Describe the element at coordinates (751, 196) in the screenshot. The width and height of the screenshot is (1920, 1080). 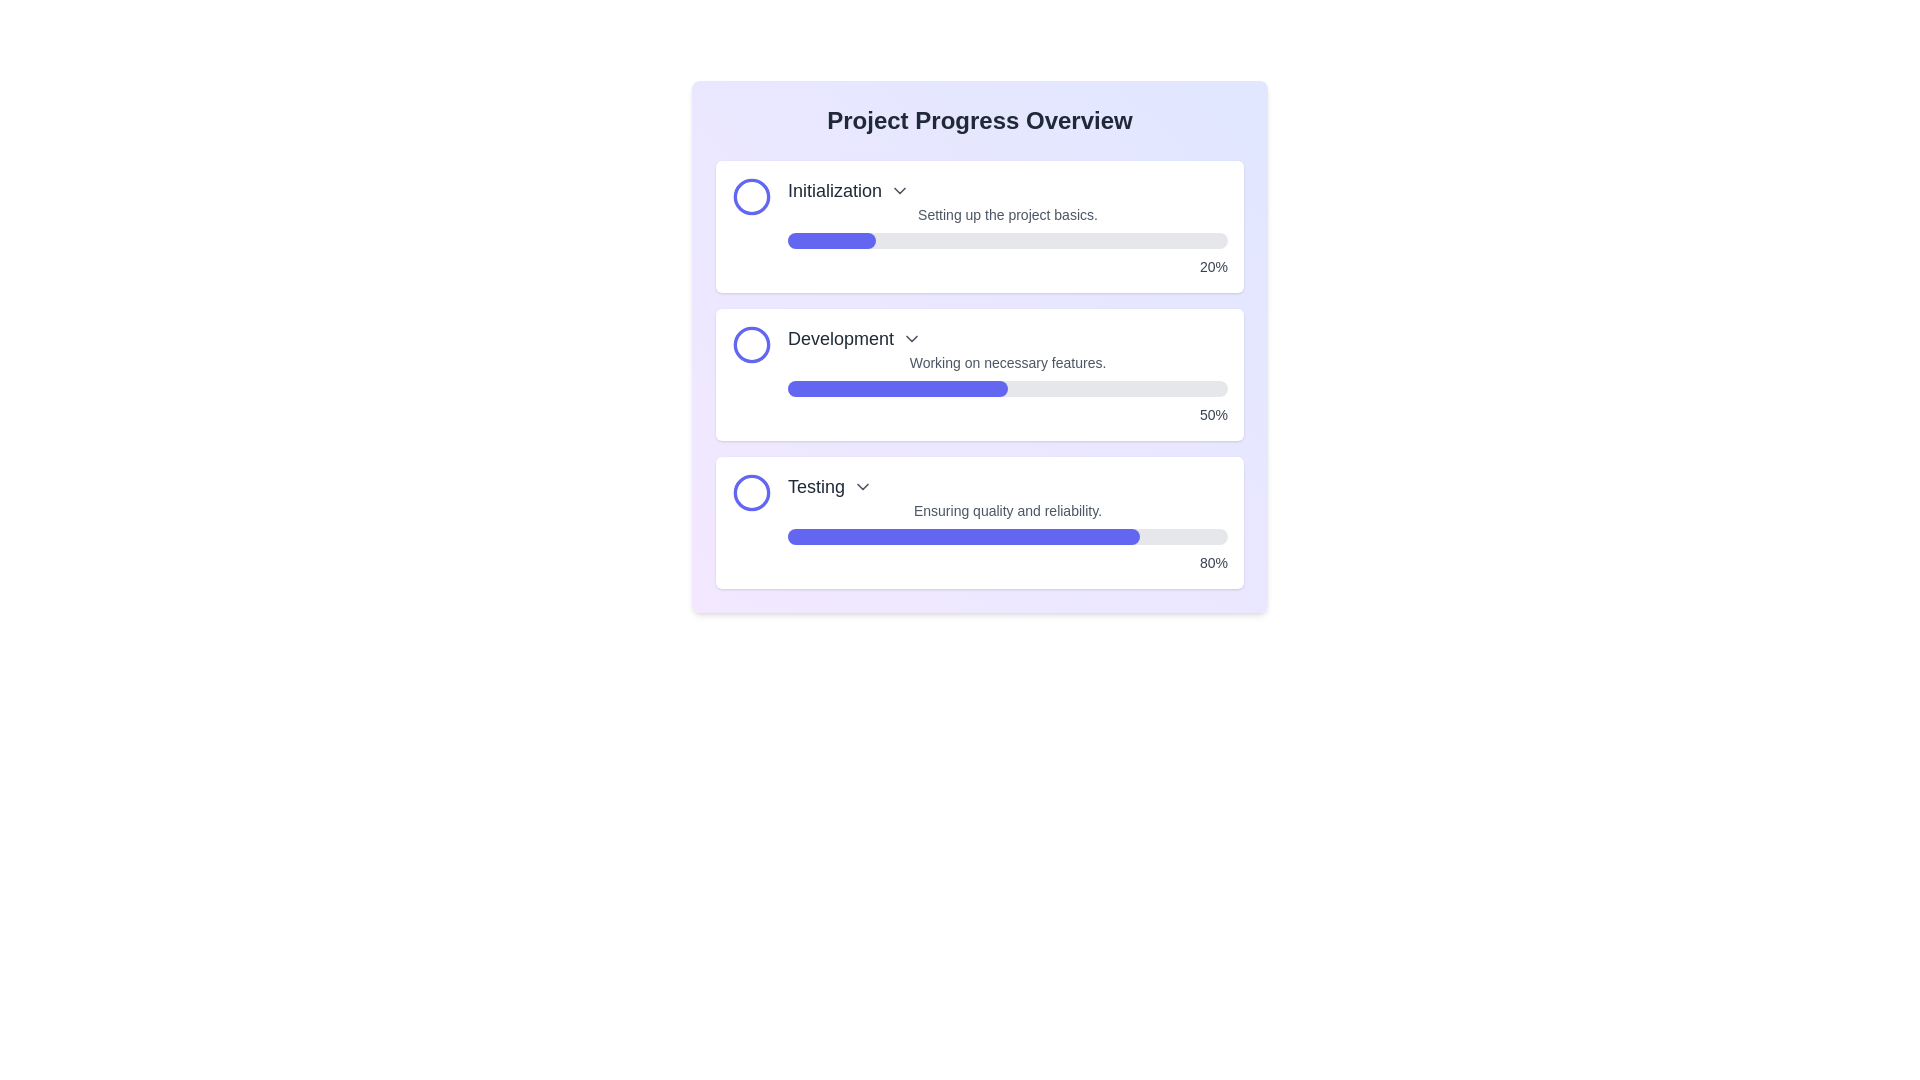
I see `the status indicator icon located in the top-left corner of the 'Initialization' section, which is positioned to the left of the 'Initialization' text and above the indigo-colored progress bar` at that location.